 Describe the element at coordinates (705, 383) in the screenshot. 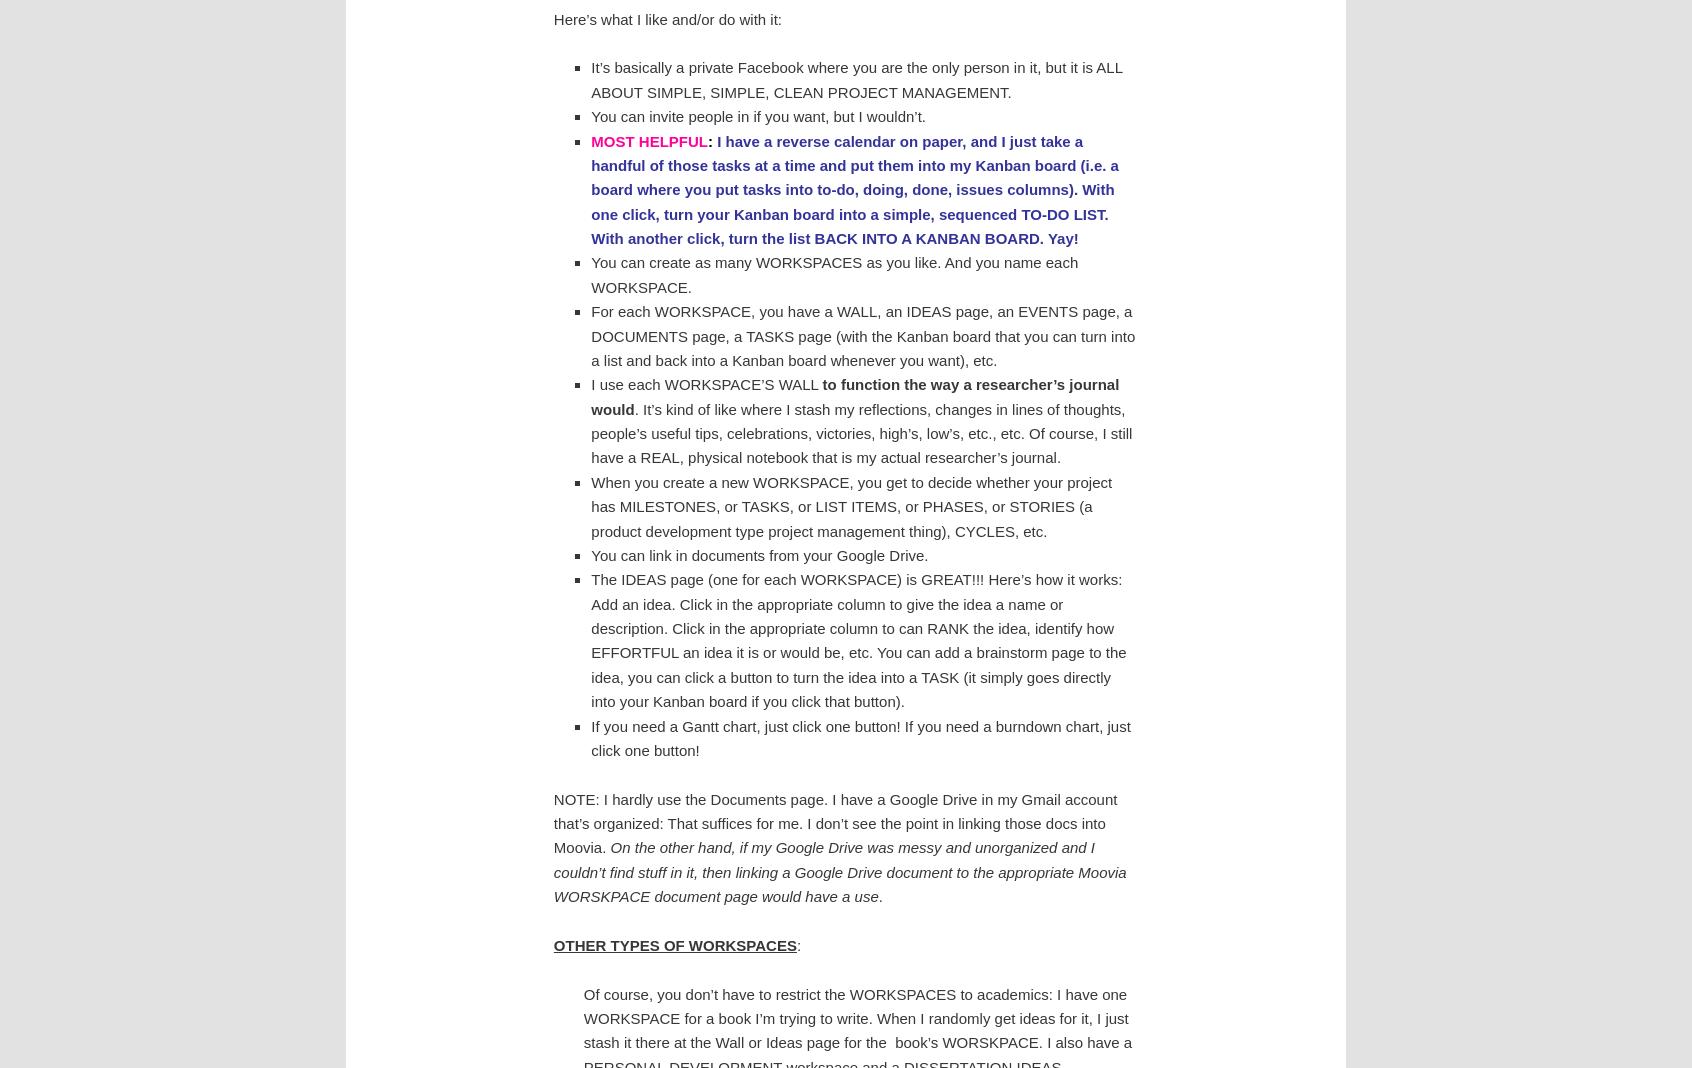

I see `'I use each WORKSPACE’S WALL'` at that location.